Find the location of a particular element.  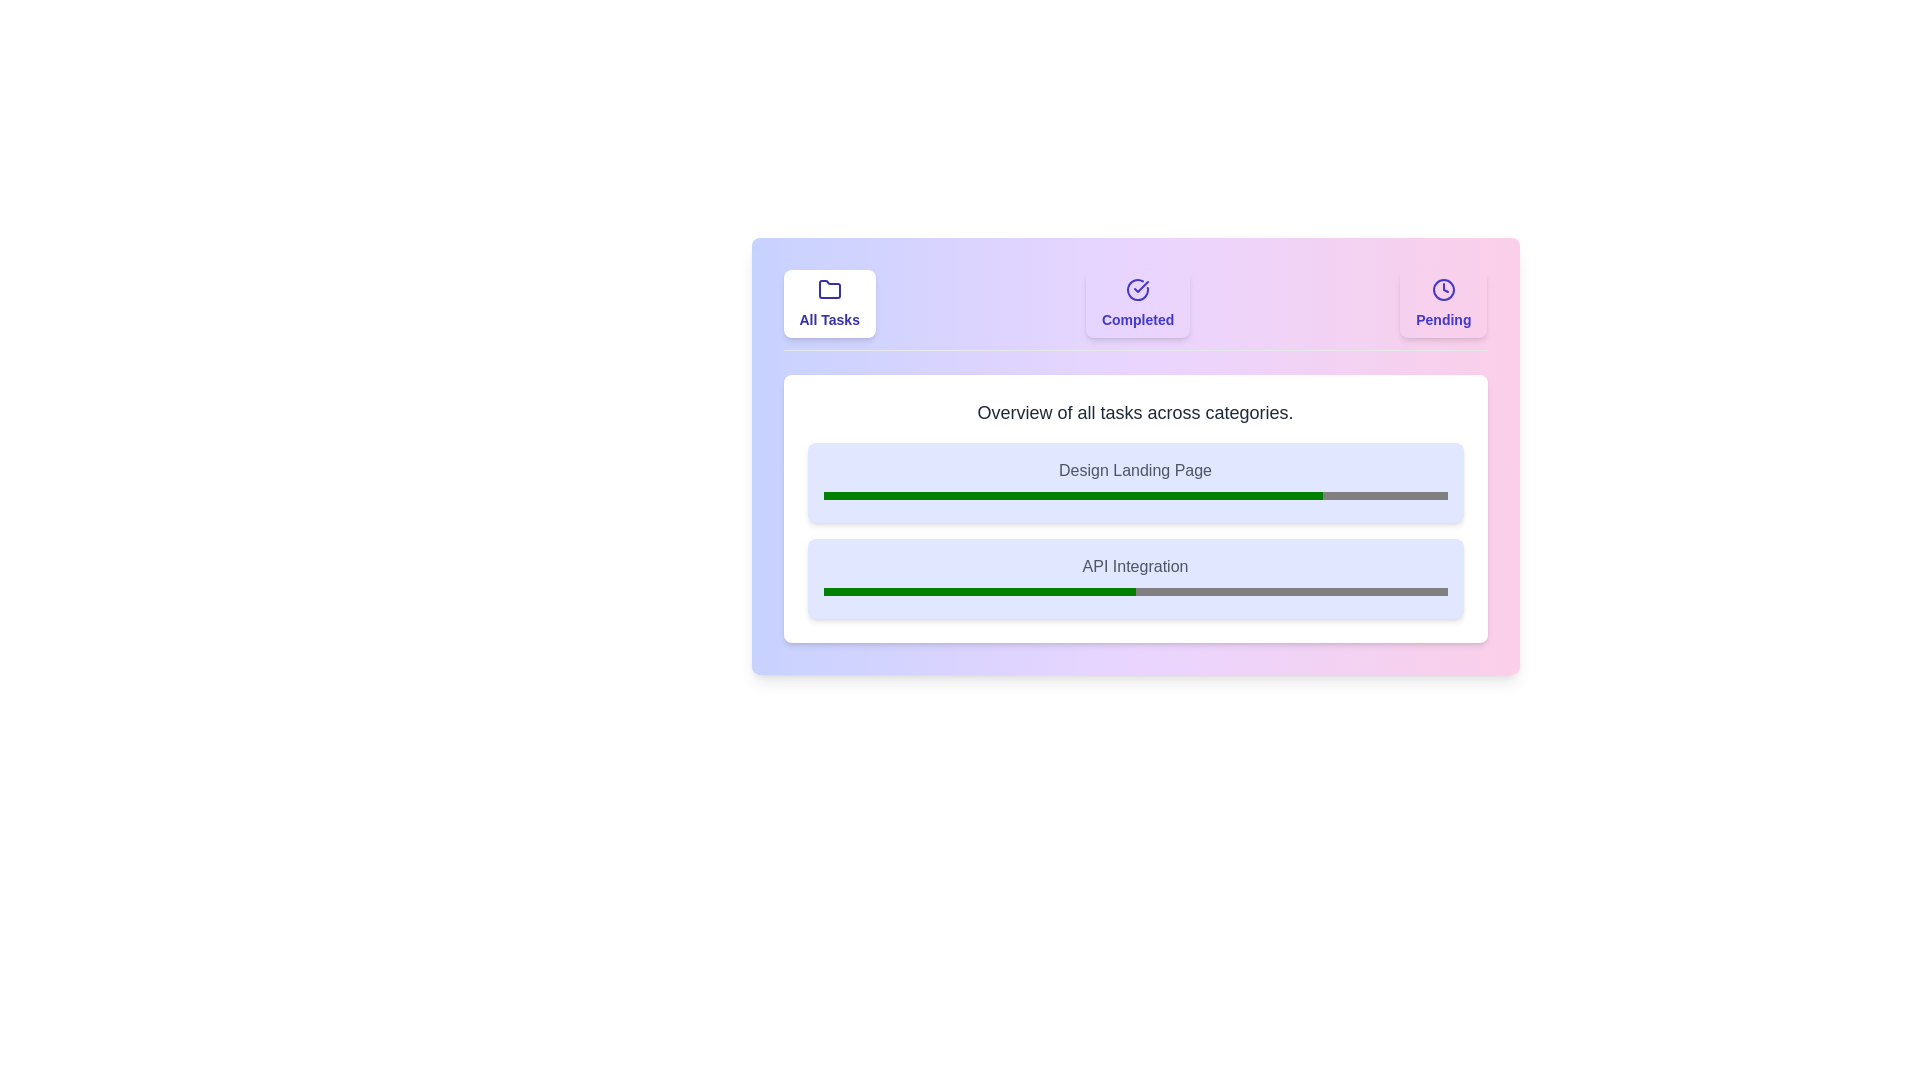

the static text label that states 'Overview of all tasks across categories', which is centered at the upper region of a white rounded box with shadow effects is located at coordinates (1135, 411).